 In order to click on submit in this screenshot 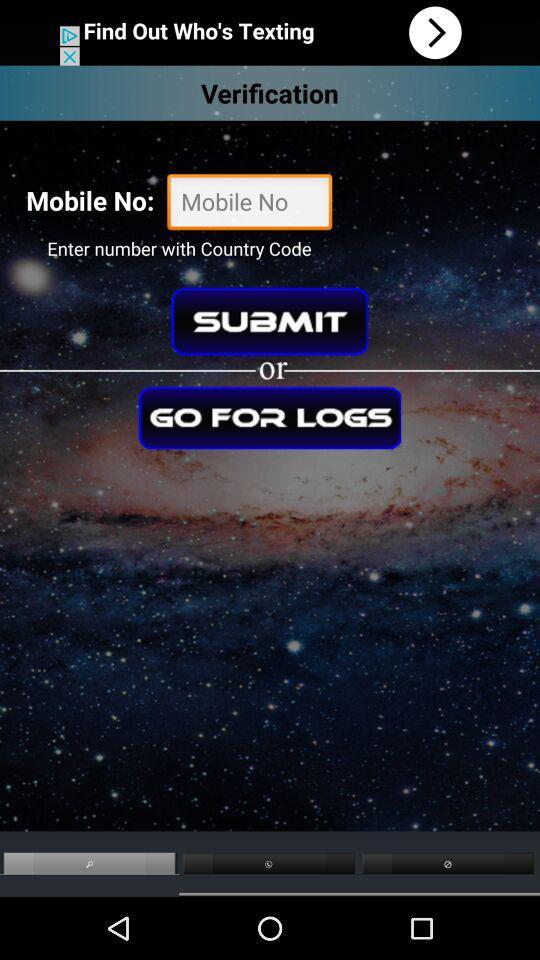, I will do `click(269, 321)`.